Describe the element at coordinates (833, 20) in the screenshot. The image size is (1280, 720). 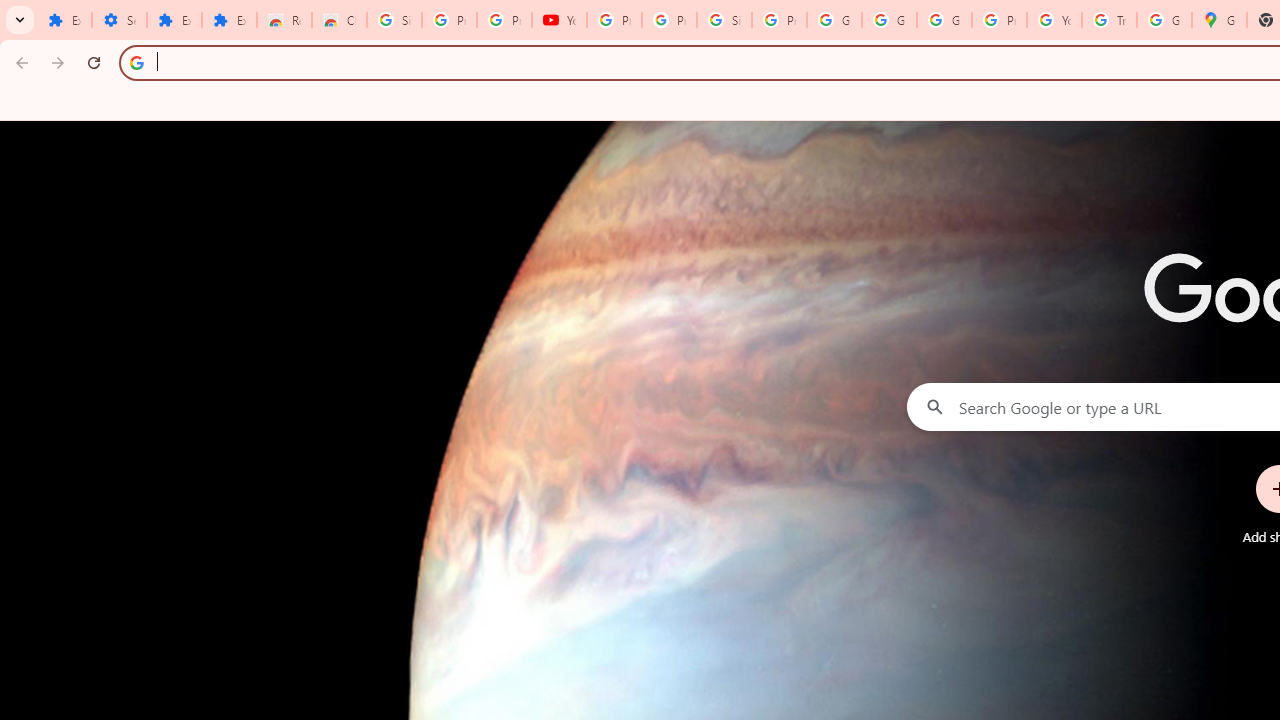
I see `'Google Account'` at that location.